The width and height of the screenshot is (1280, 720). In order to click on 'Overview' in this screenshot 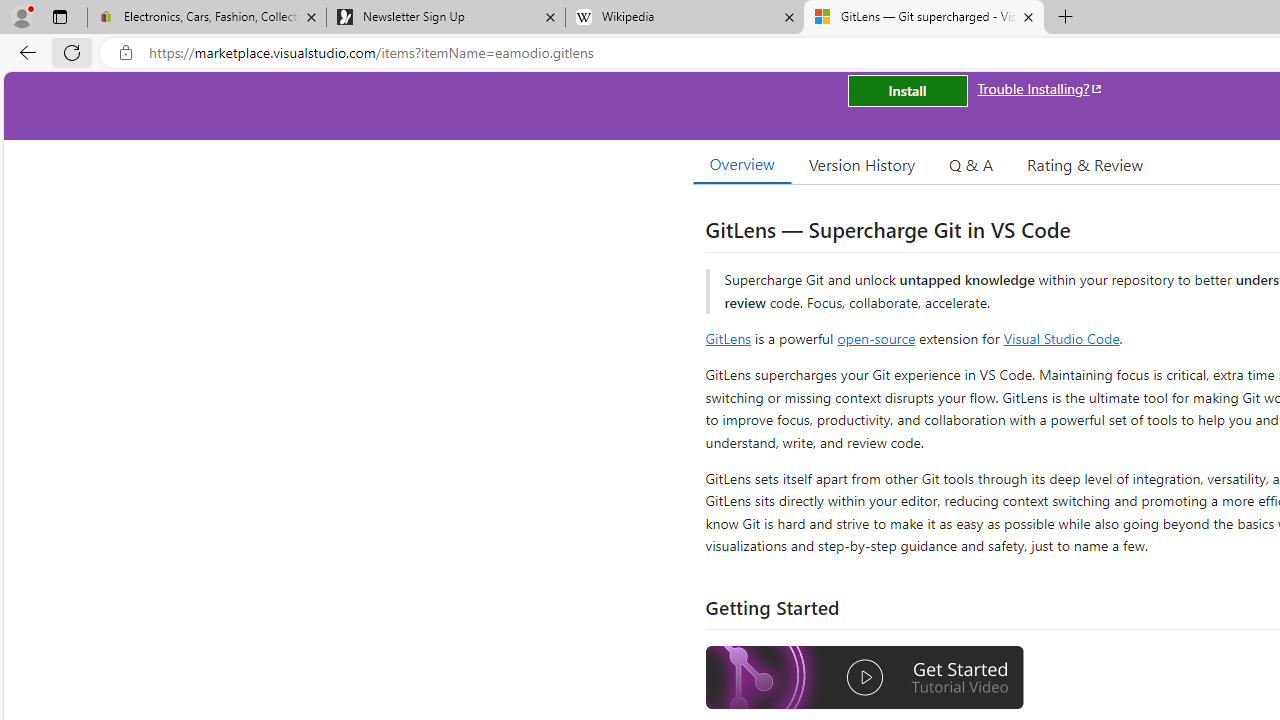, I will do `click(741, 163)`.